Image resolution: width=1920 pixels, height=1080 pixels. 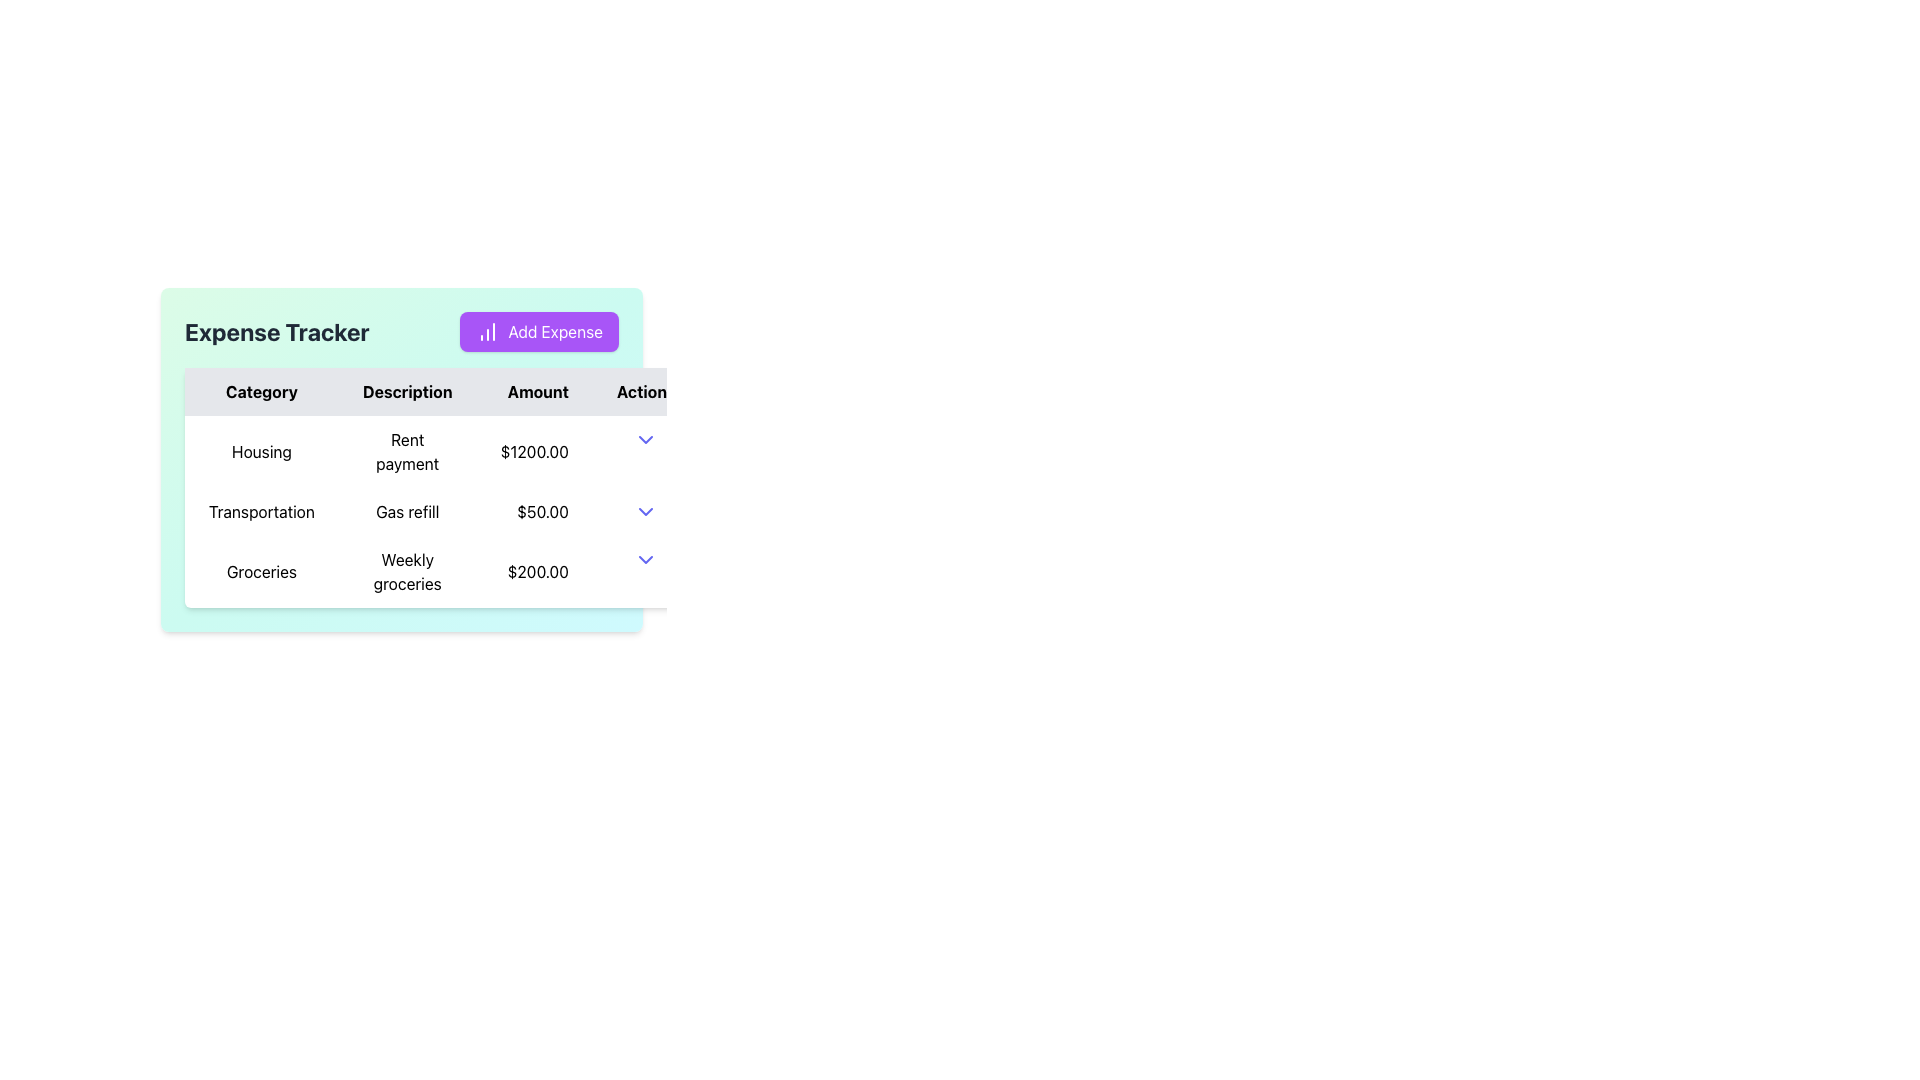 I want to click on text label 'Amount' which is displayed in bold black font within the table header, aligned to the right, so click(x=534, y=392).